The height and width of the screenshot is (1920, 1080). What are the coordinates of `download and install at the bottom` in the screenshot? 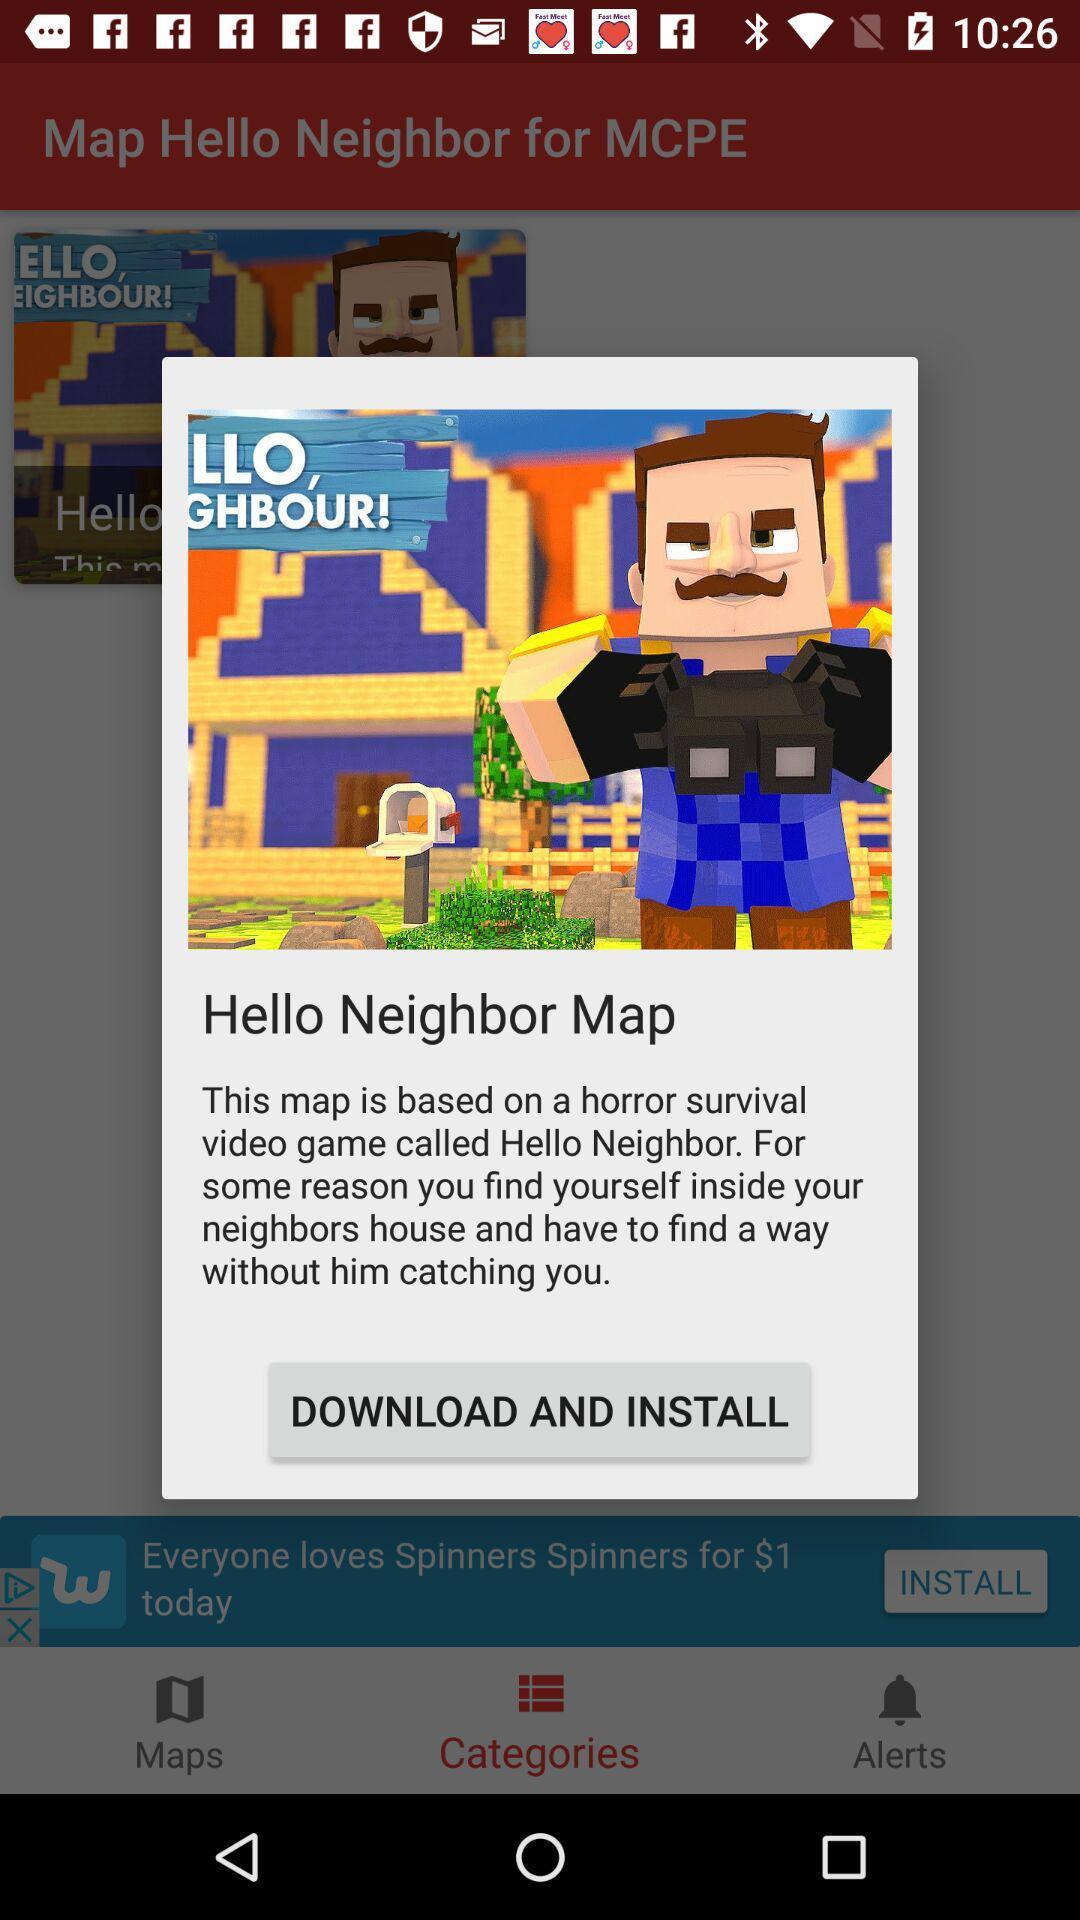 It's located at (538, 1409).